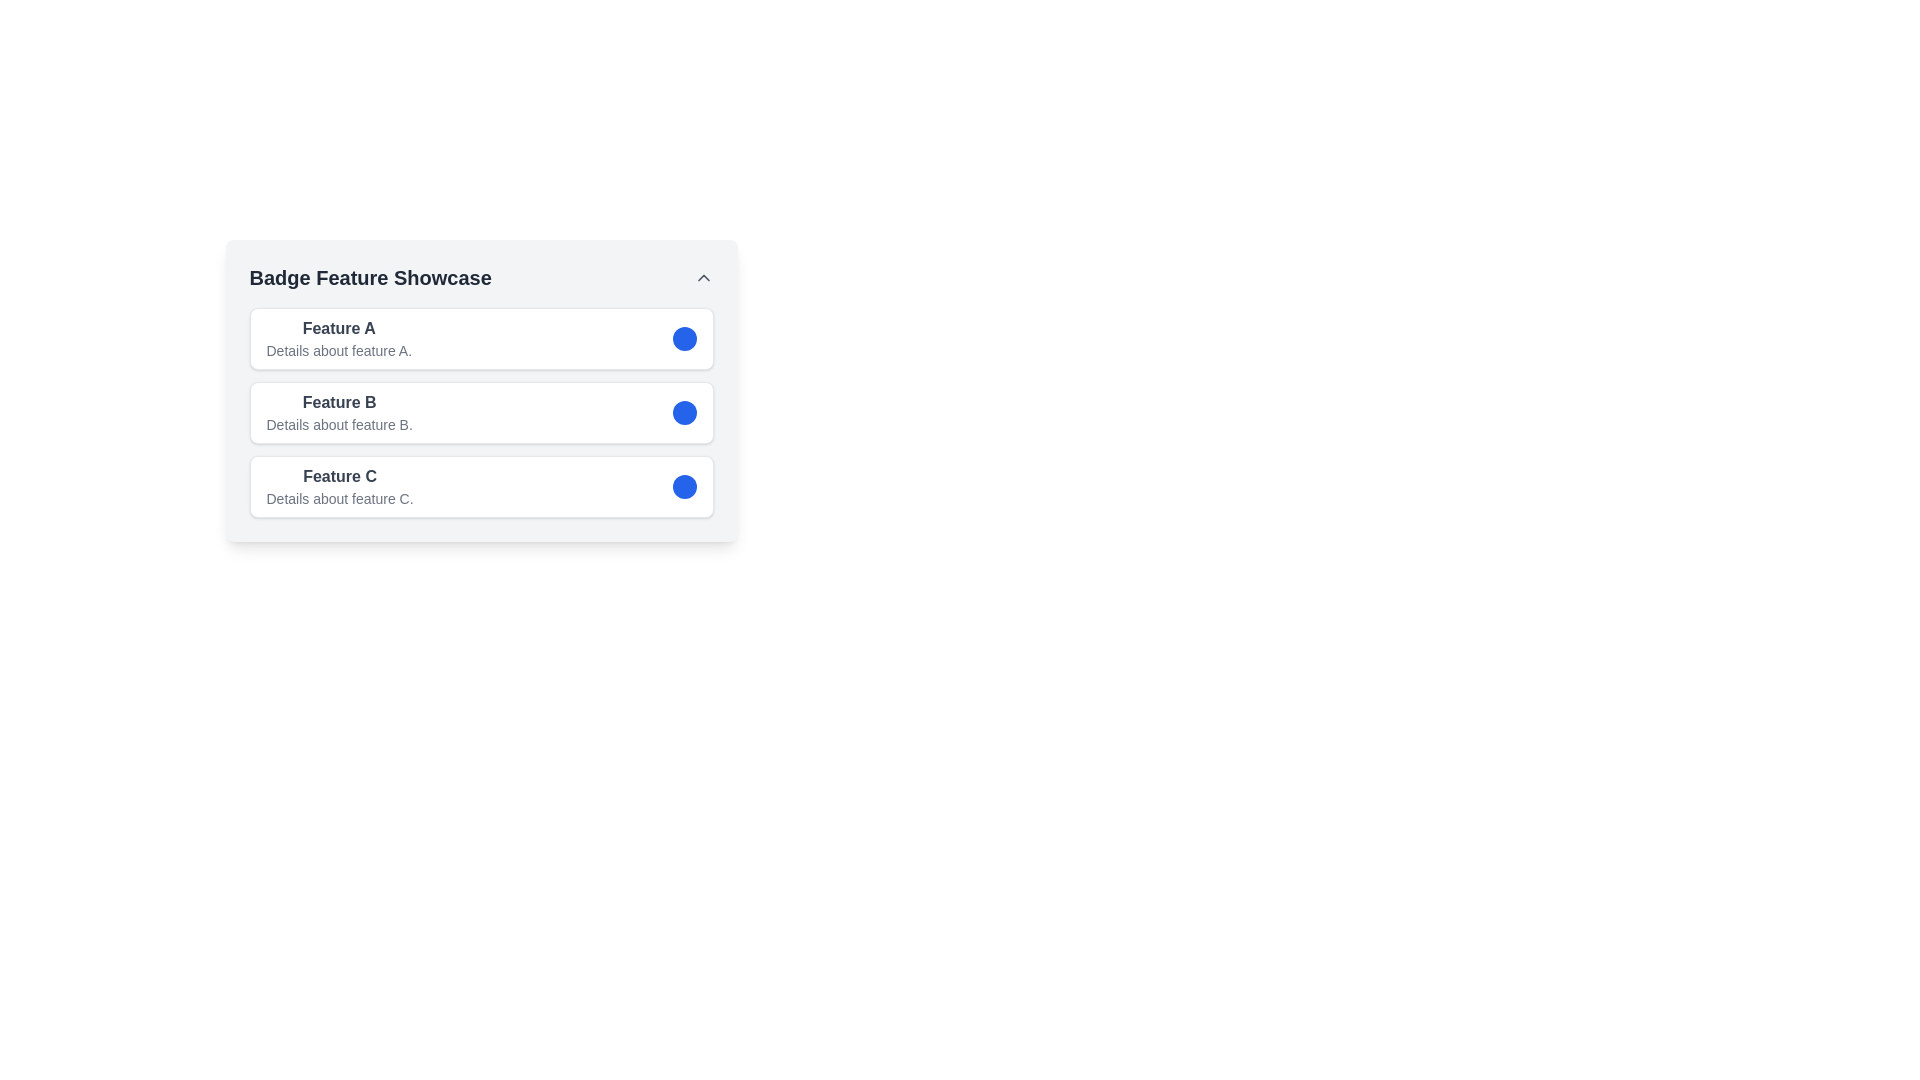 This screenshot has width=1920, height=1080. What do you see at coordinates (703, 277) in the screenshot?
I see `the upward-pointing chevron icon in the header of the 'Badge Feature Showcase' panel` at bounding box center [703, 277].